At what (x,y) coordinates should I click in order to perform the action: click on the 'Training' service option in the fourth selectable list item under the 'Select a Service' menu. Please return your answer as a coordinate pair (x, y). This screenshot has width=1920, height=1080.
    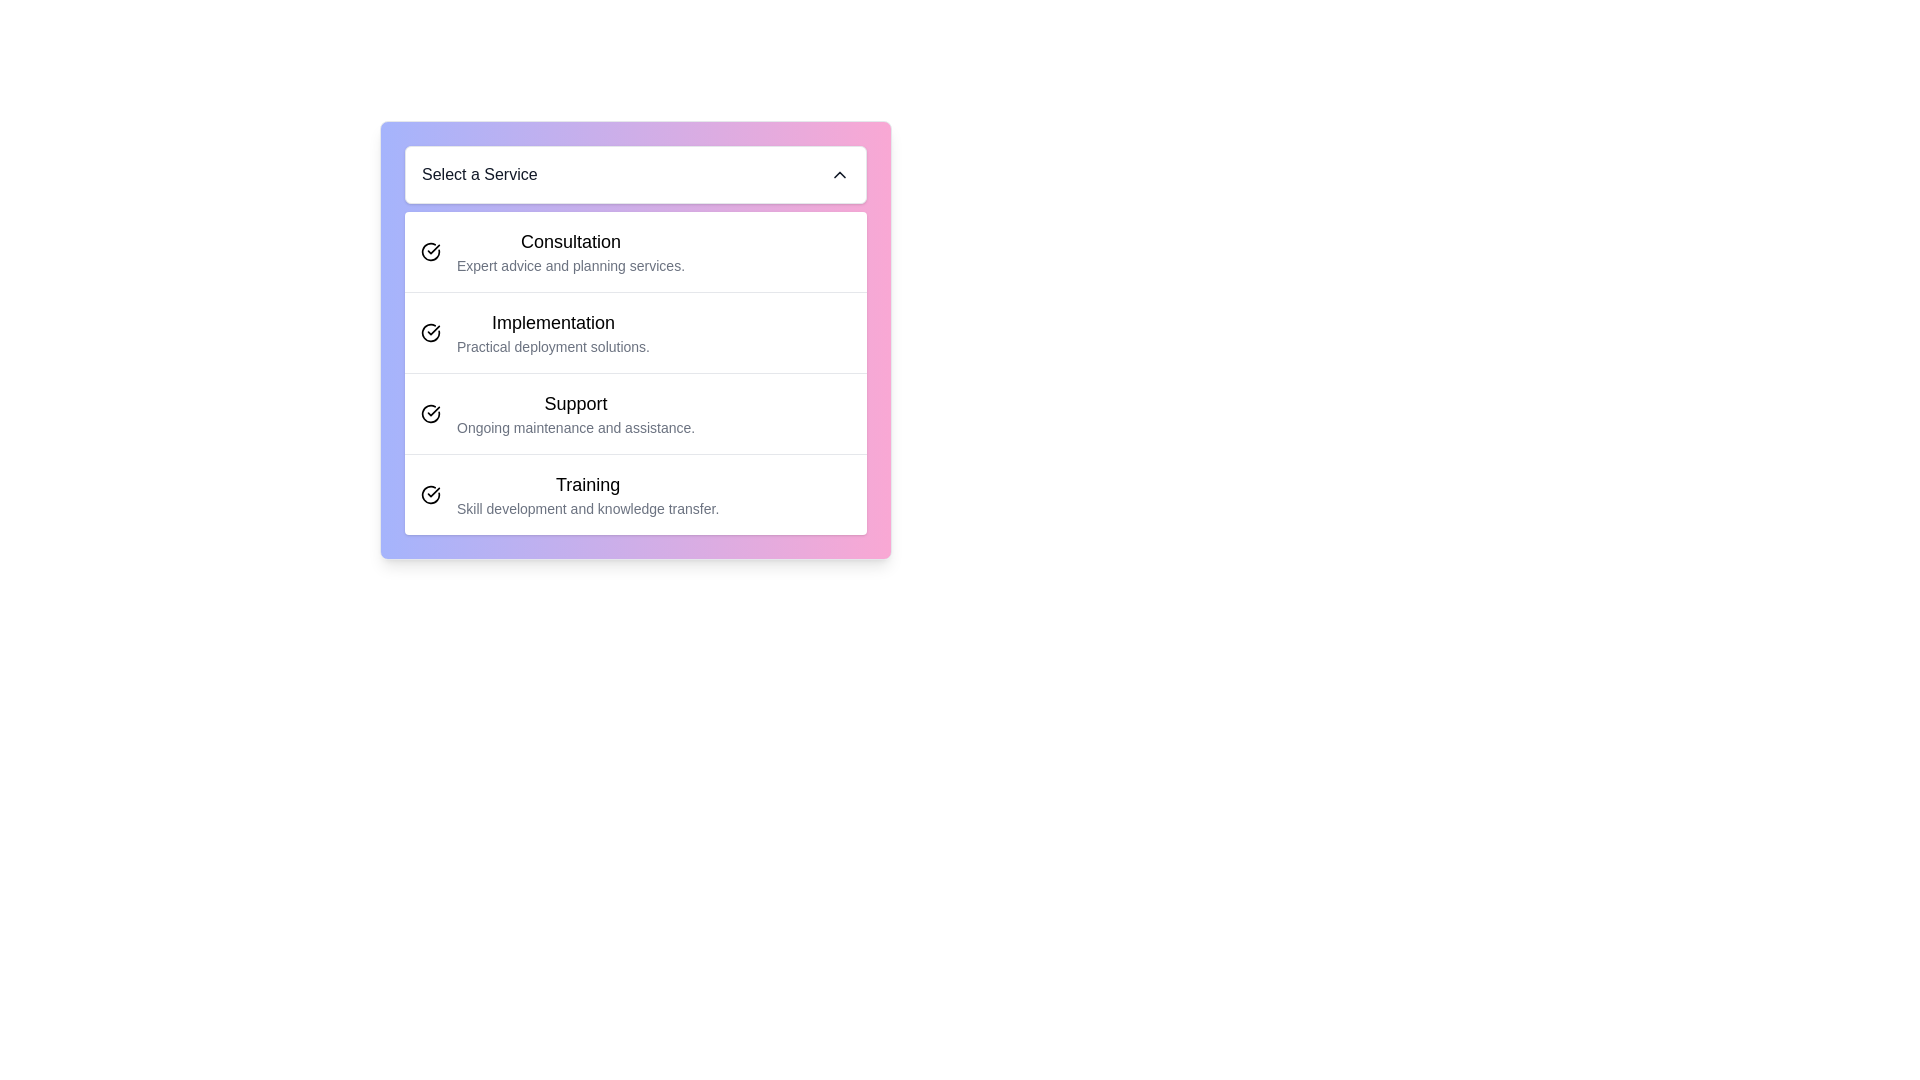
    Looking at the image, I should click on (587, 494).